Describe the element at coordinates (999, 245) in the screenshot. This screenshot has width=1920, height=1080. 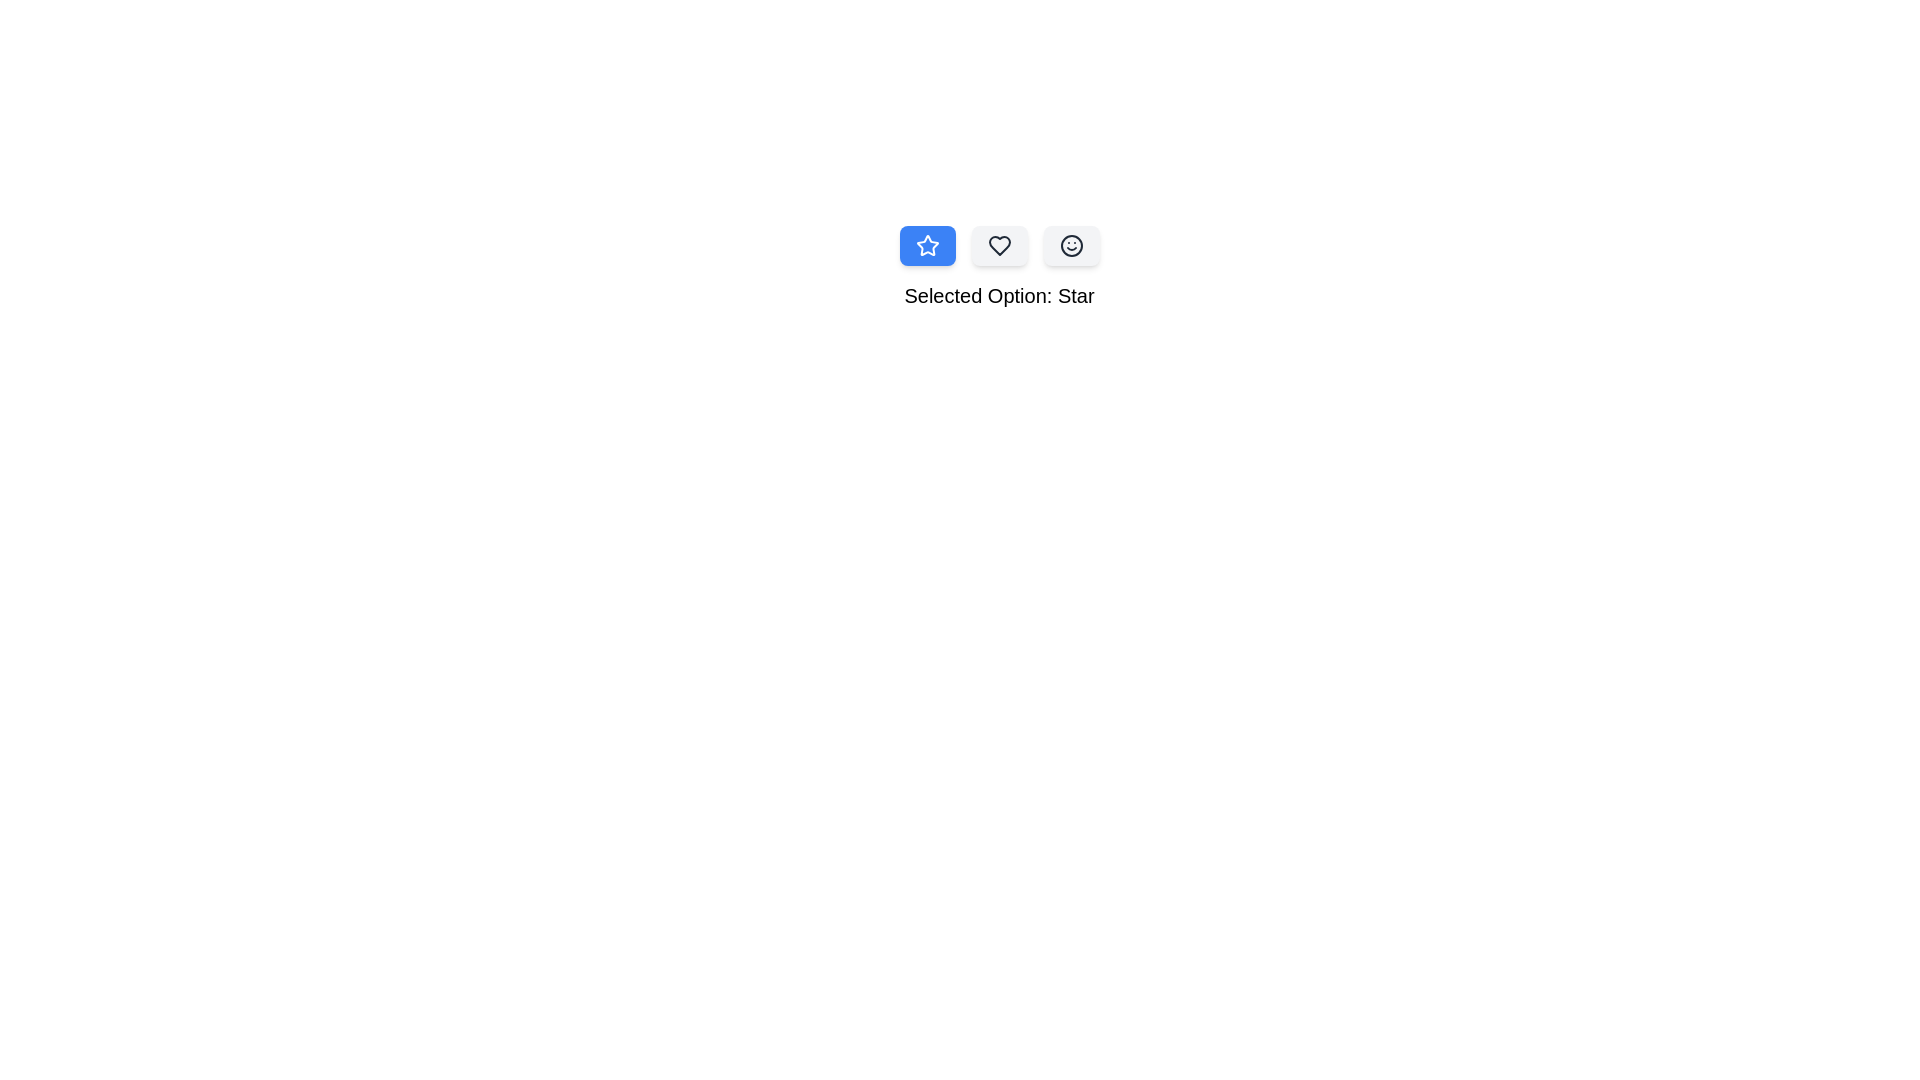
I see `the button corresponding to Heart` at that location.